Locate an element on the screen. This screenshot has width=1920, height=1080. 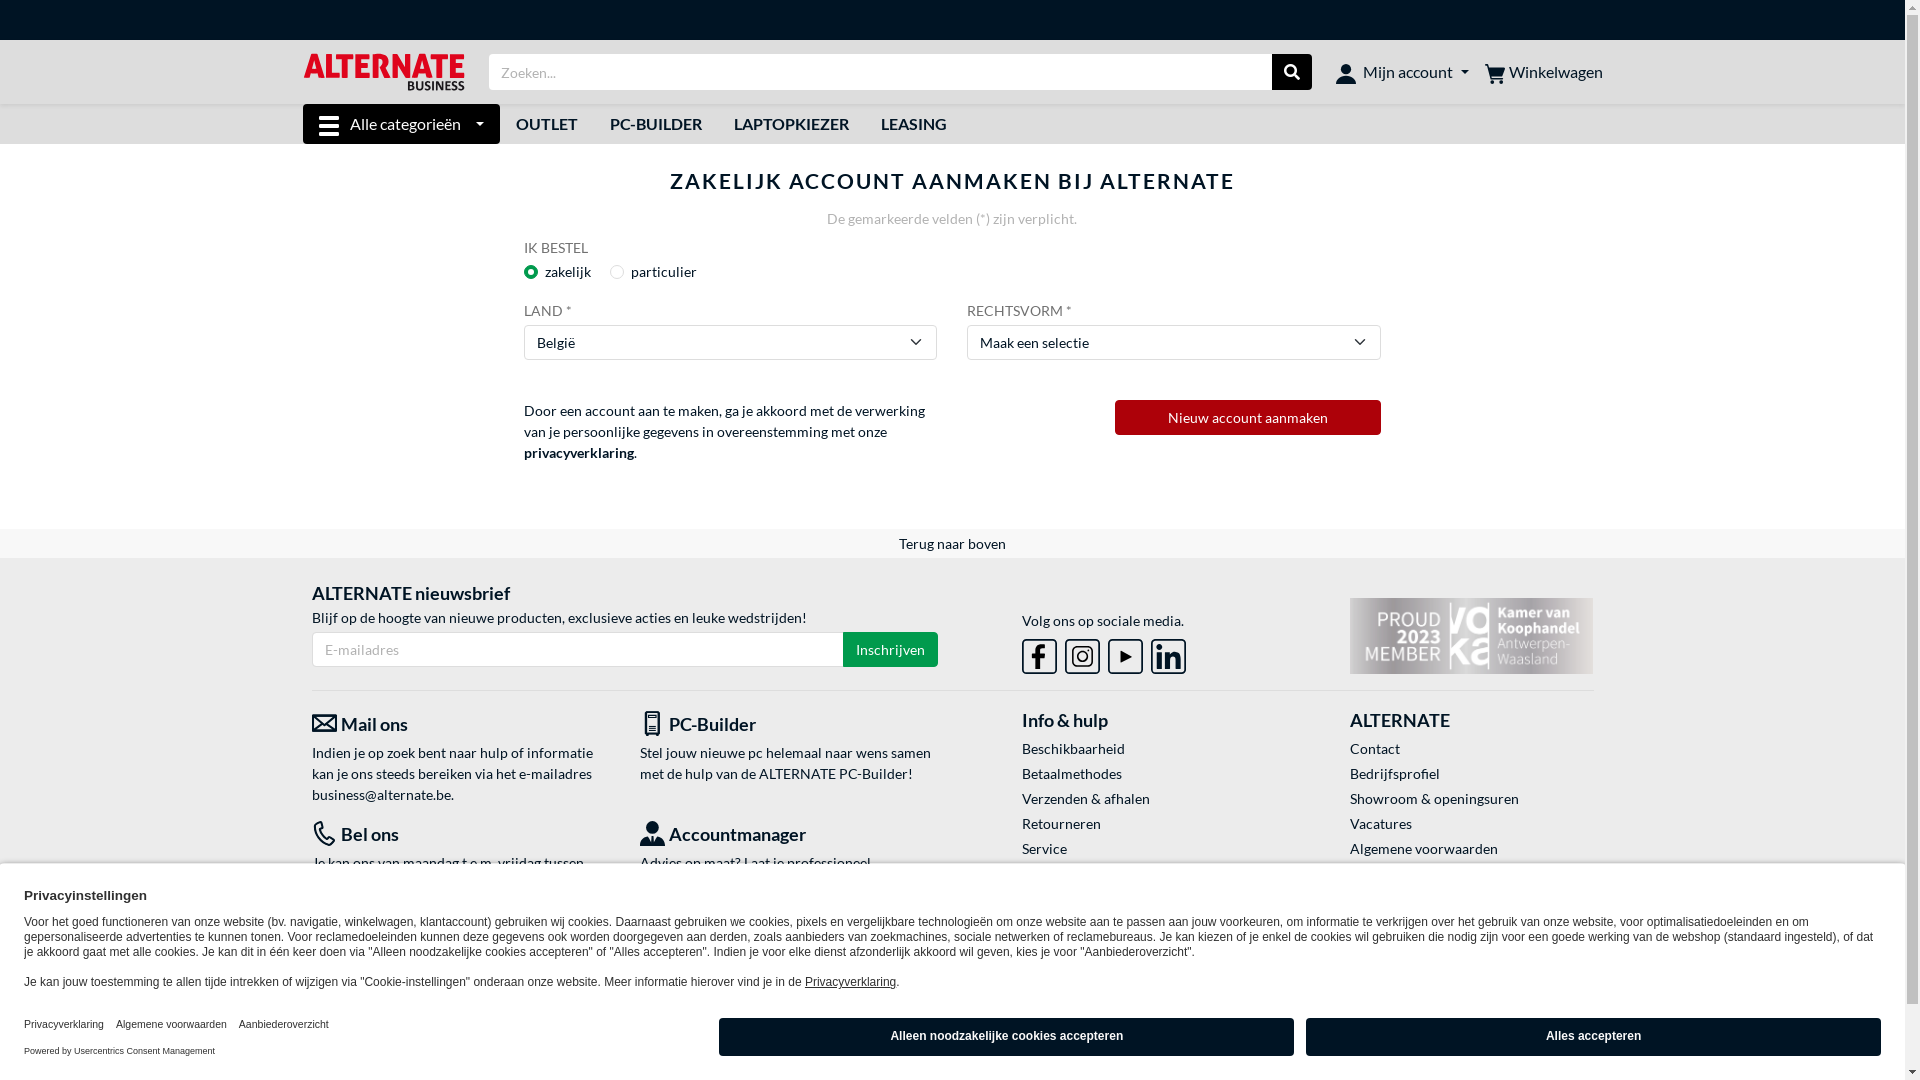
'OUTLET' is located at coordinates (499, 123).